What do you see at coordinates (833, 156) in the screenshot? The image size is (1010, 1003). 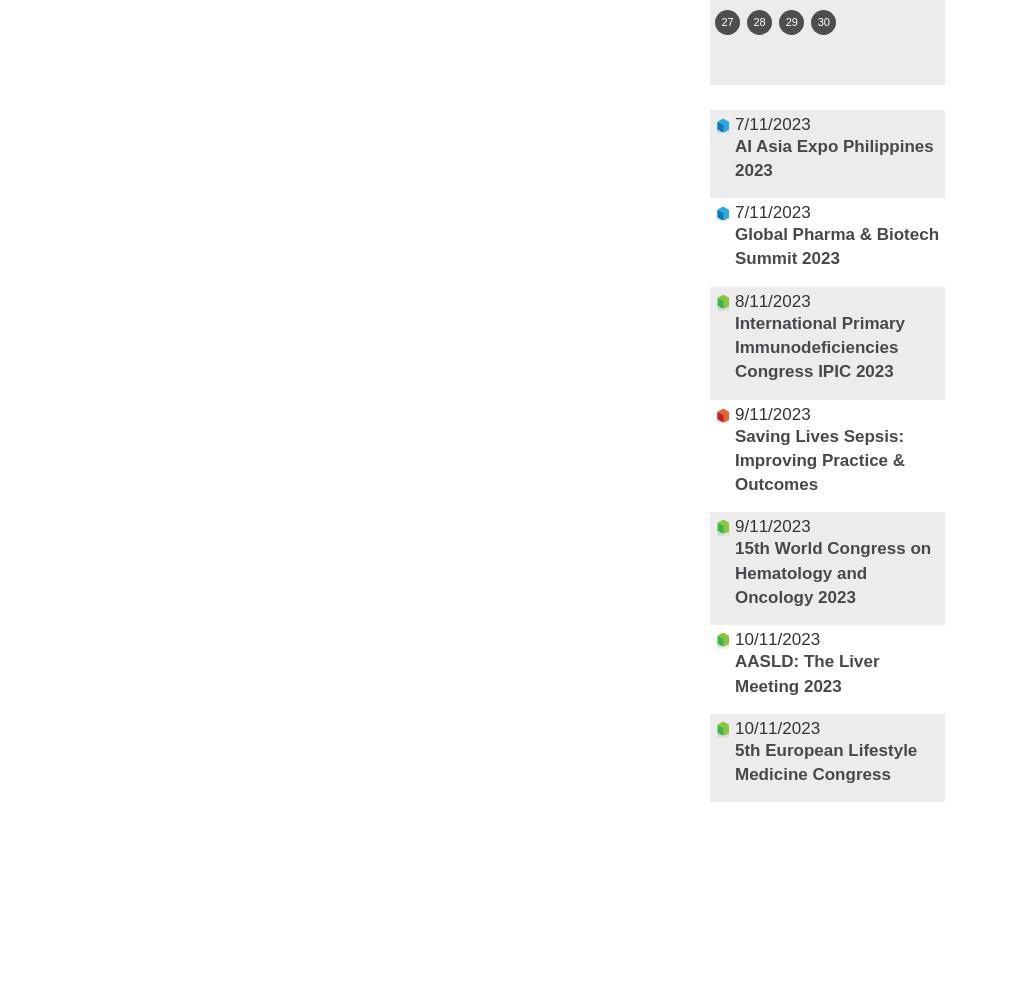 I see `'AI Asia Expo Philippines 2023'` at bounding box center [833, 156].